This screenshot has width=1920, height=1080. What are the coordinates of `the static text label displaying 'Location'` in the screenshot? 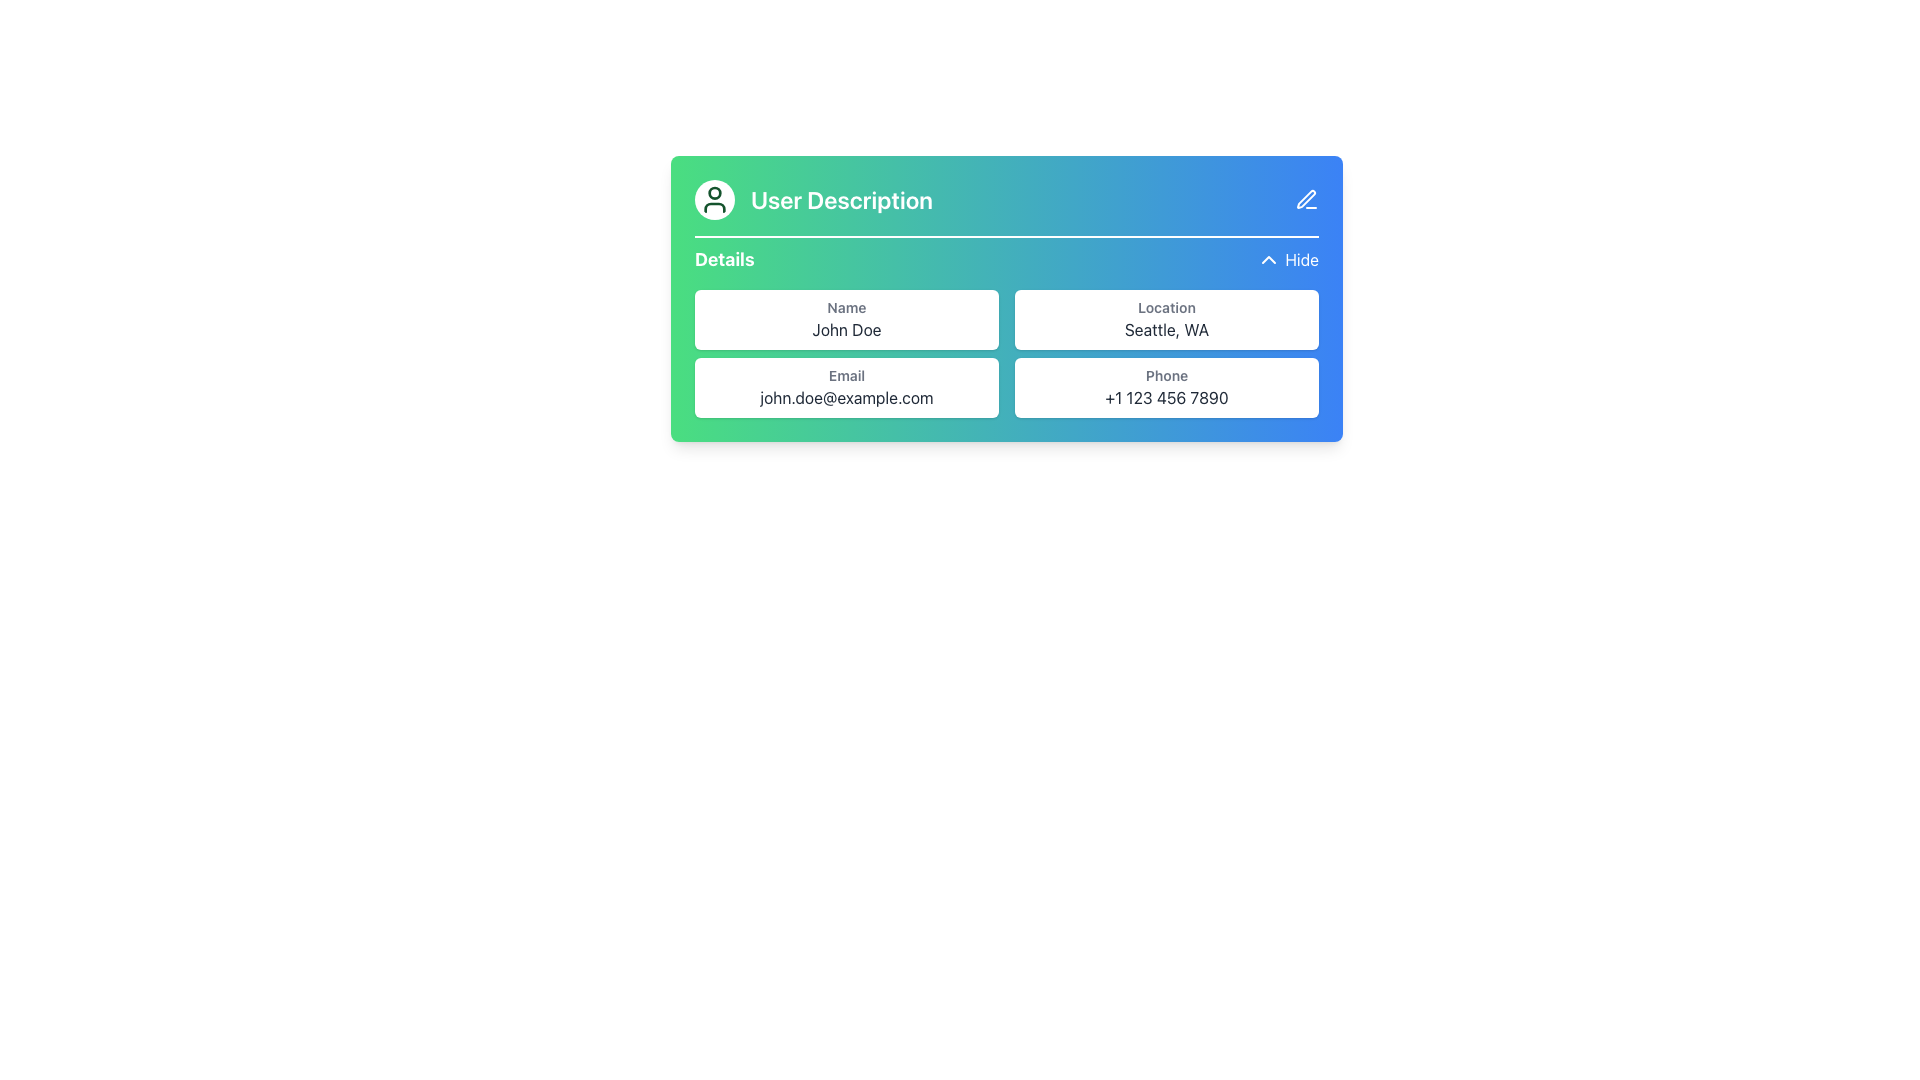 It's located at (1166, 308).